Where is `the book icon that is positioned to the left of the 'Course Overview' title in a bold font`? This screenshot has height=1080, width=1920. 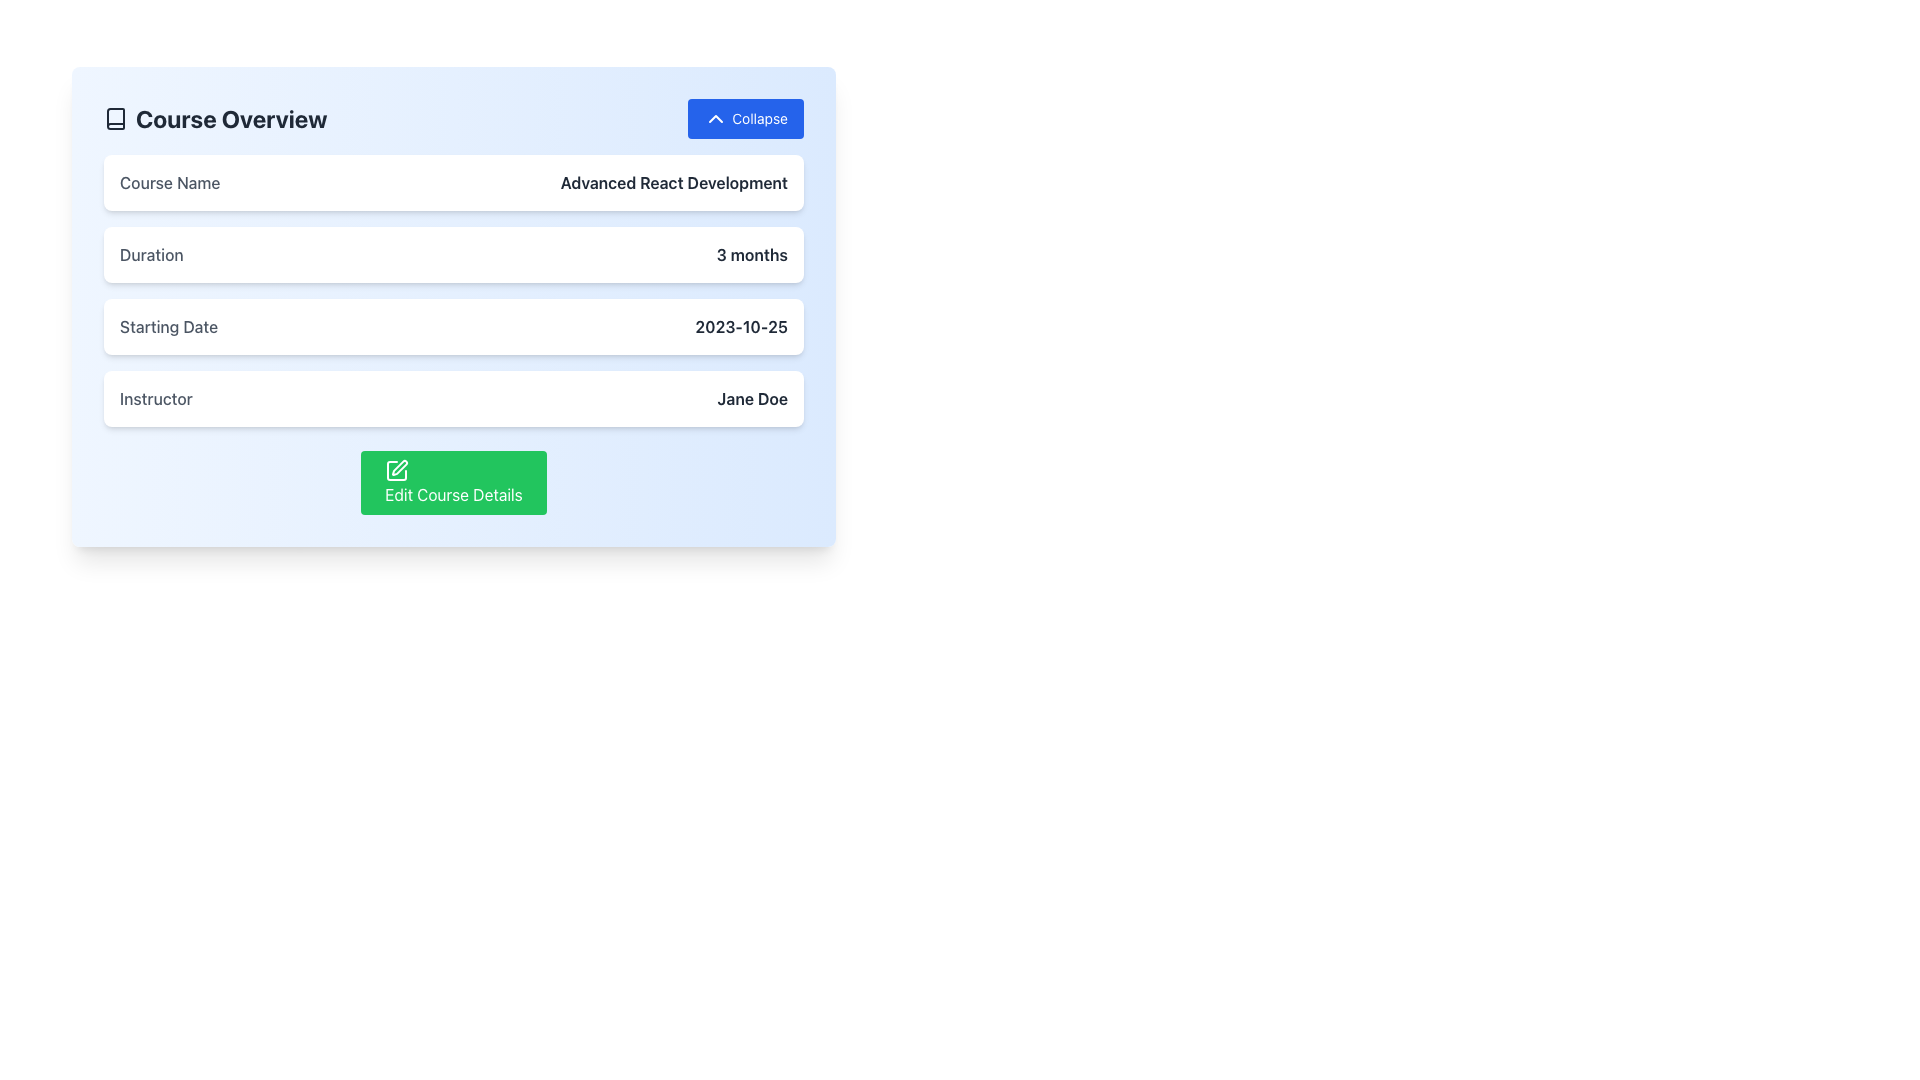
the book icon that is positioned to the left of the 'Course Overview' title in a bold font is located at coordinates (114, 119).